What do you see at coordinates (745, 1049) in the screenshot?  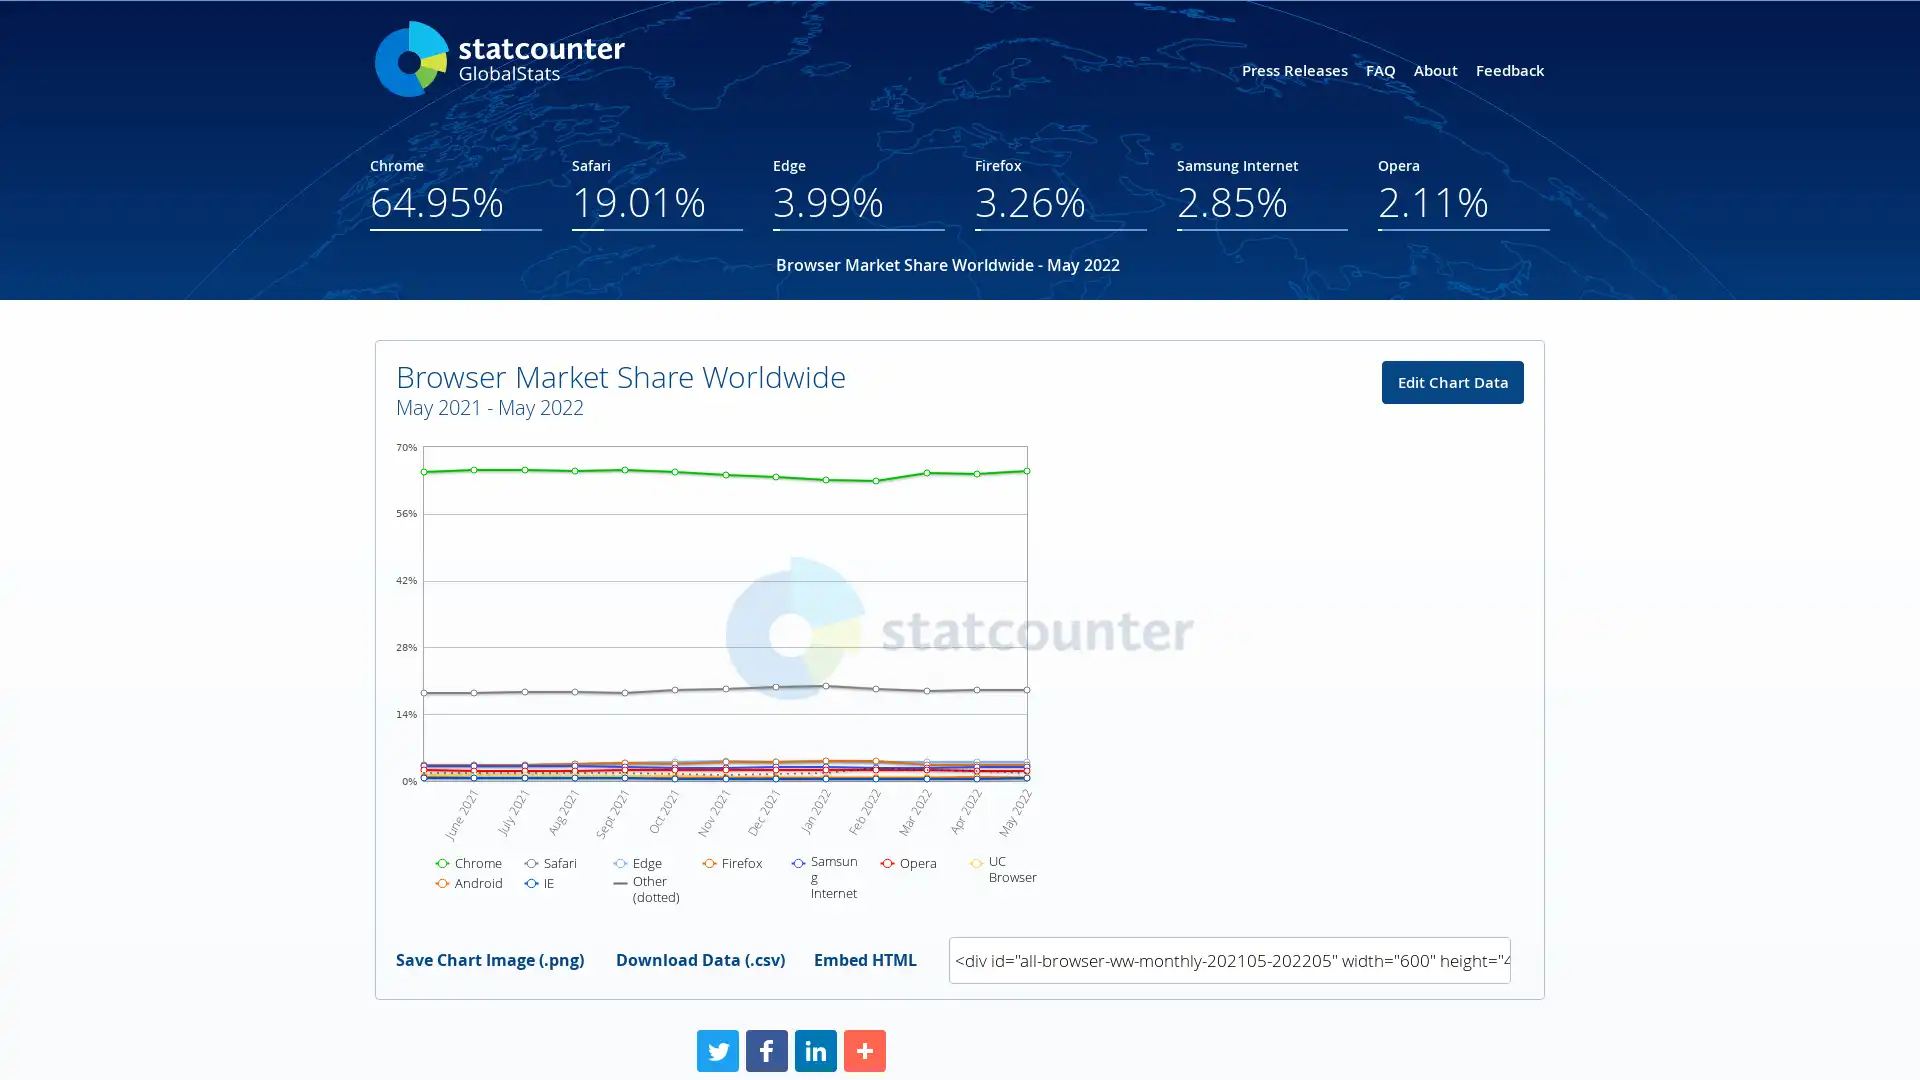 I see `Share to Twitter Twitter` at bounding box center [745, 1049].